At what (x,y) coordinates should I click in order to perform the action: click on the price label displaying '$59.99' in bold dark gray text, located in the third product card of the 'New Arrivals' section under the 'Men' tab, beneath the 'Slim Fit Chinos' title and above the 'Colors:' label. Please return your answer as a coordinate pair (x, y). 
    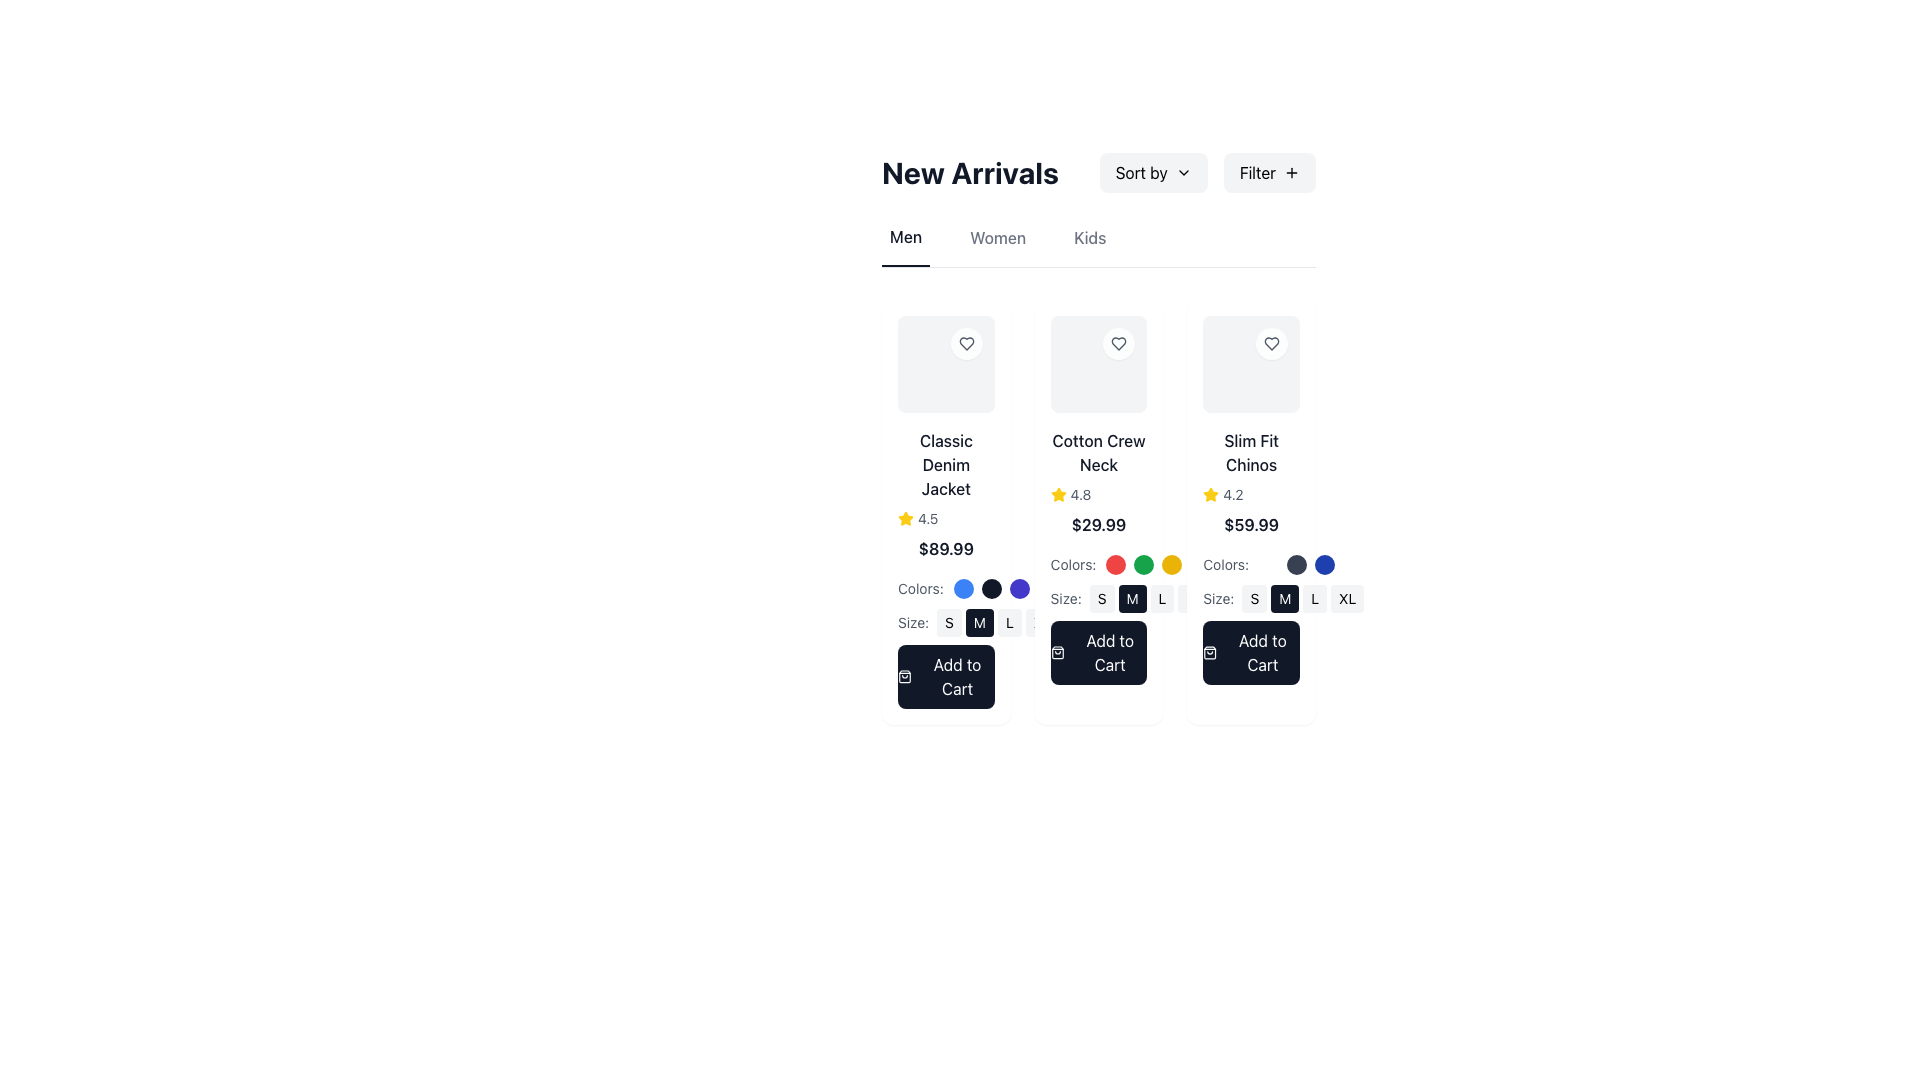
    Looking at the image, I should click on (1250, 523).